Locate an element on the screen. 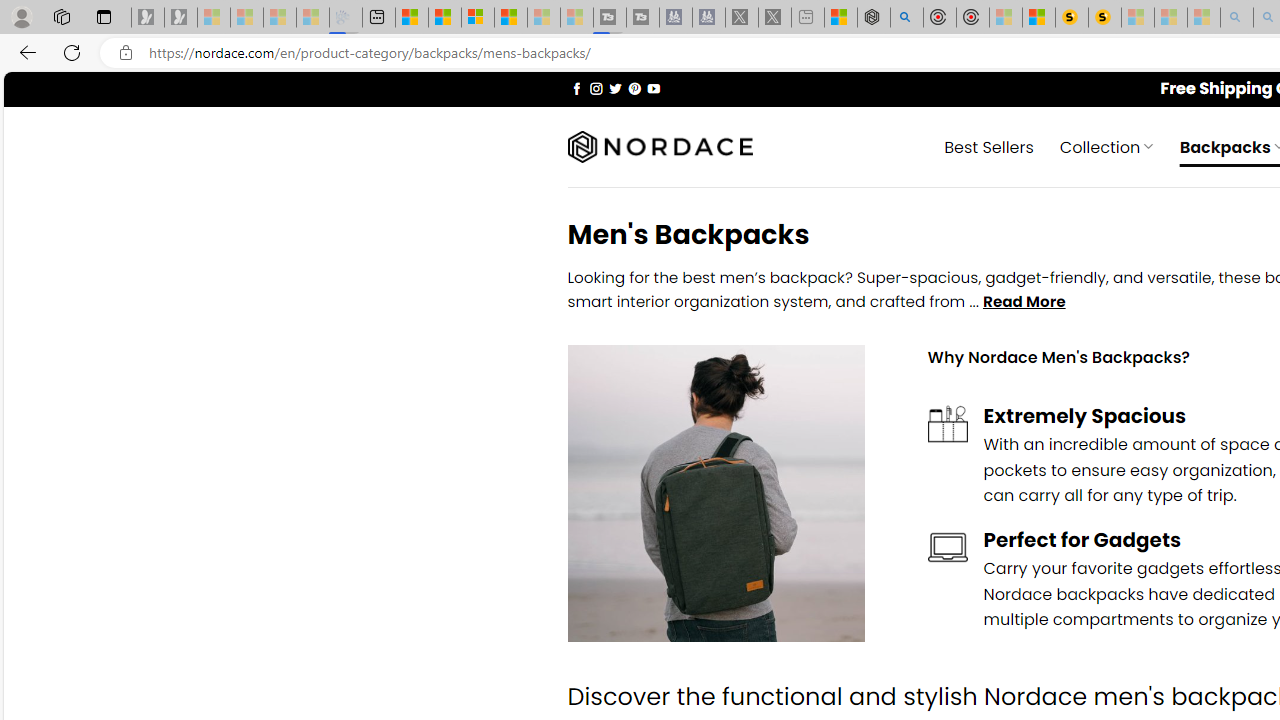 This screenshot has height=720, width=1280. 'View site information' is located at coordinates (125, 52).